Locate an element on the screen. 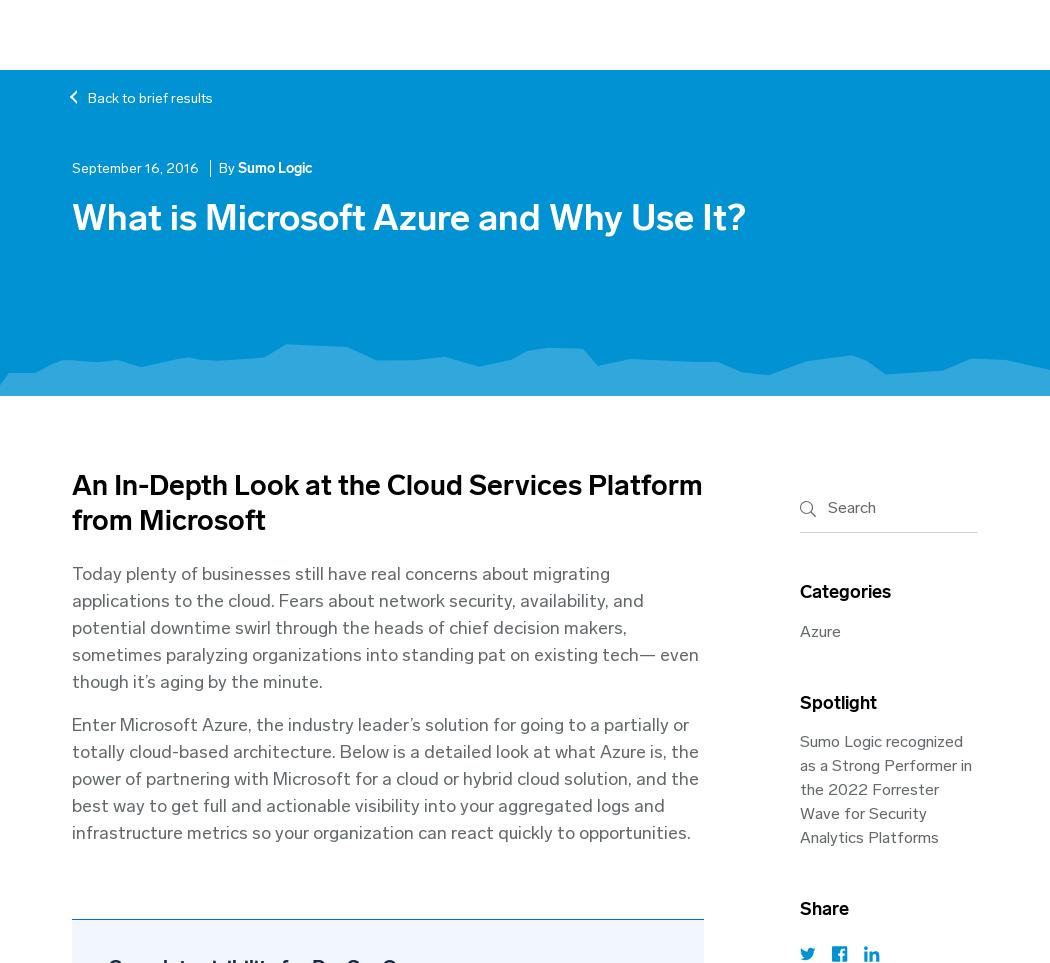 Image resolution: width=1050 pixels, height=963 pixels. 'Eight best practices for a data-driven approach to cloud migration' is located at coordinates (250, 116).